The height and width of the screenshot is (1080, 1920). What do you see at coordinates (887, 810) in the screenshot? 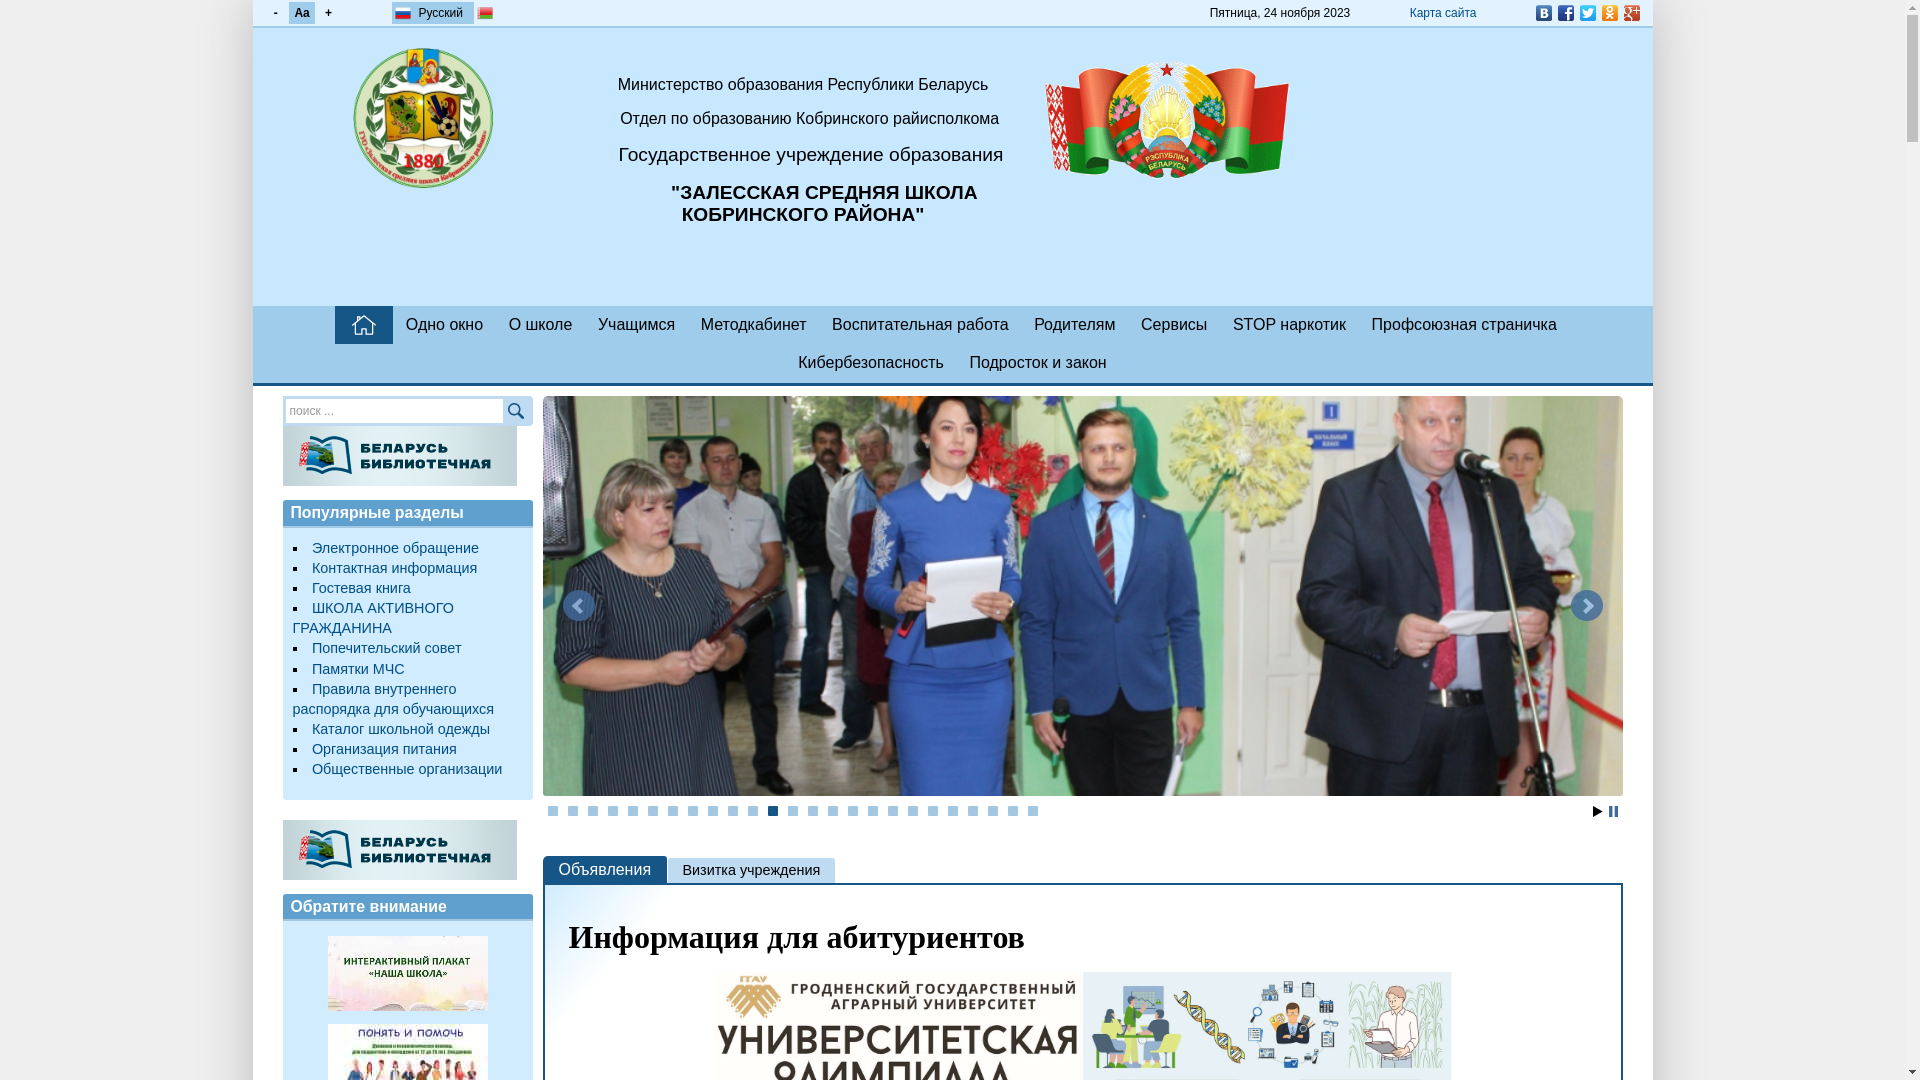
I see `'18'` at bounding box center [887, 810].